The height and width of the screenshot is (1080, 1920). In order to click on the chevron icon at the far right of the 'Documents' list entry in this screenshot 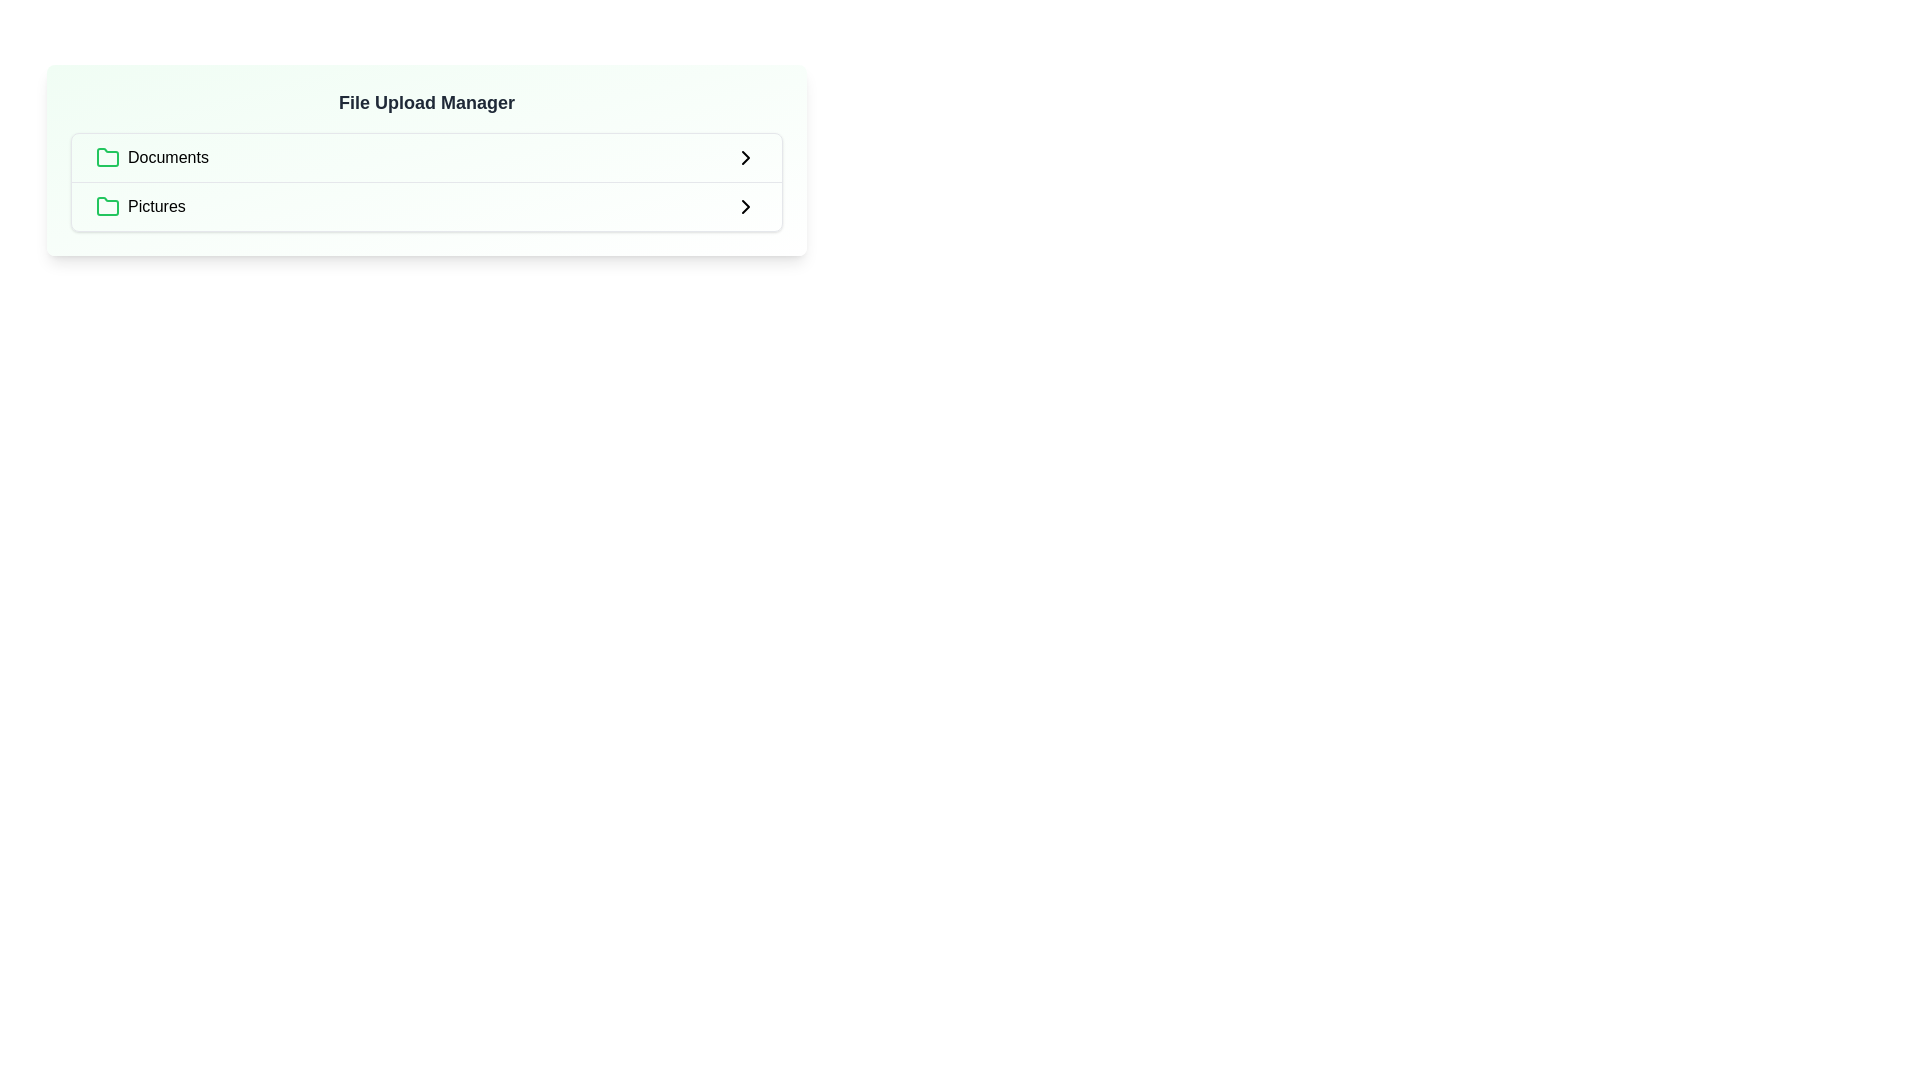, I will do `click(744, 157)`.